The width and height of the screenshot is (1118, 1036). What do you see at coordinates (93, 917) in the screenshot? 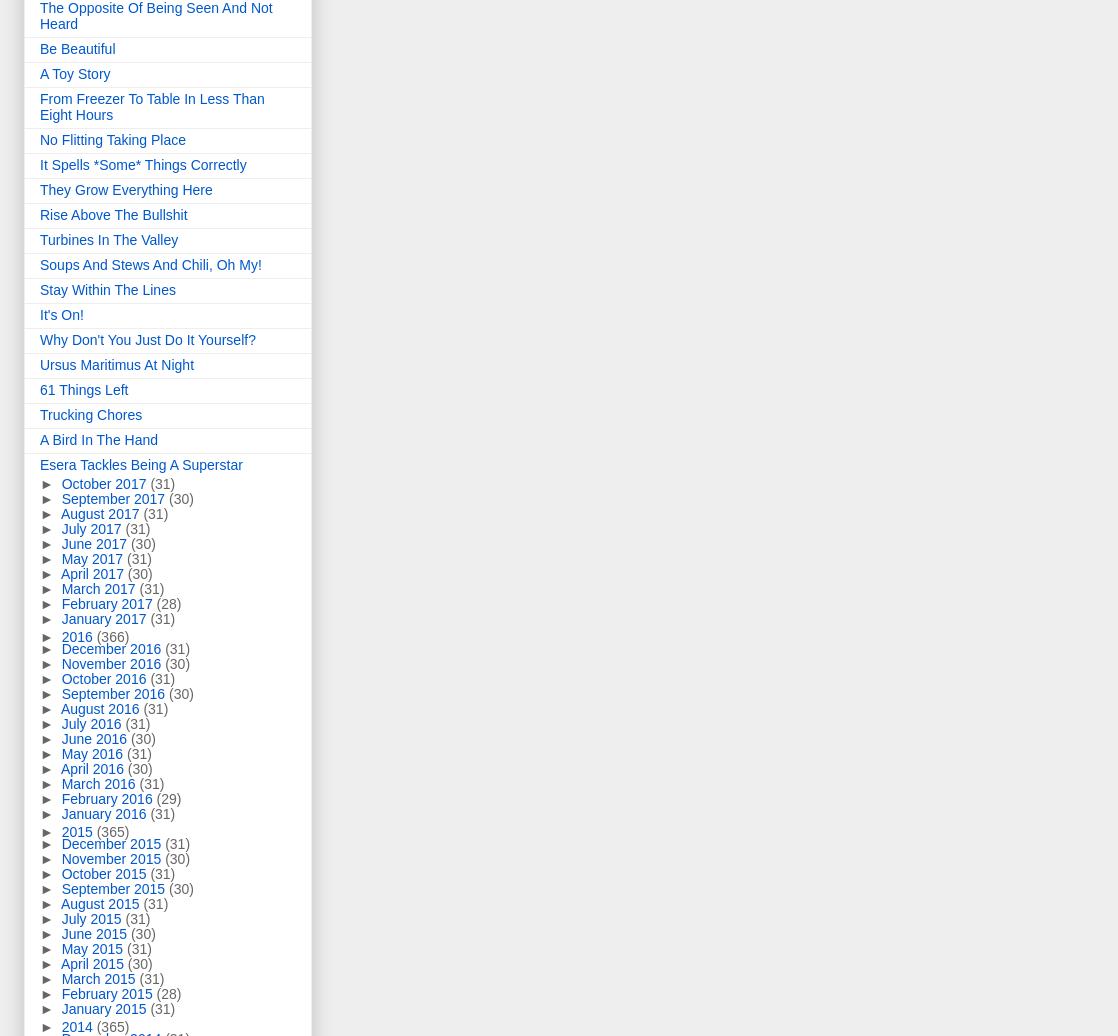
I see `'July 2015'` at bounding box center [93, 917].